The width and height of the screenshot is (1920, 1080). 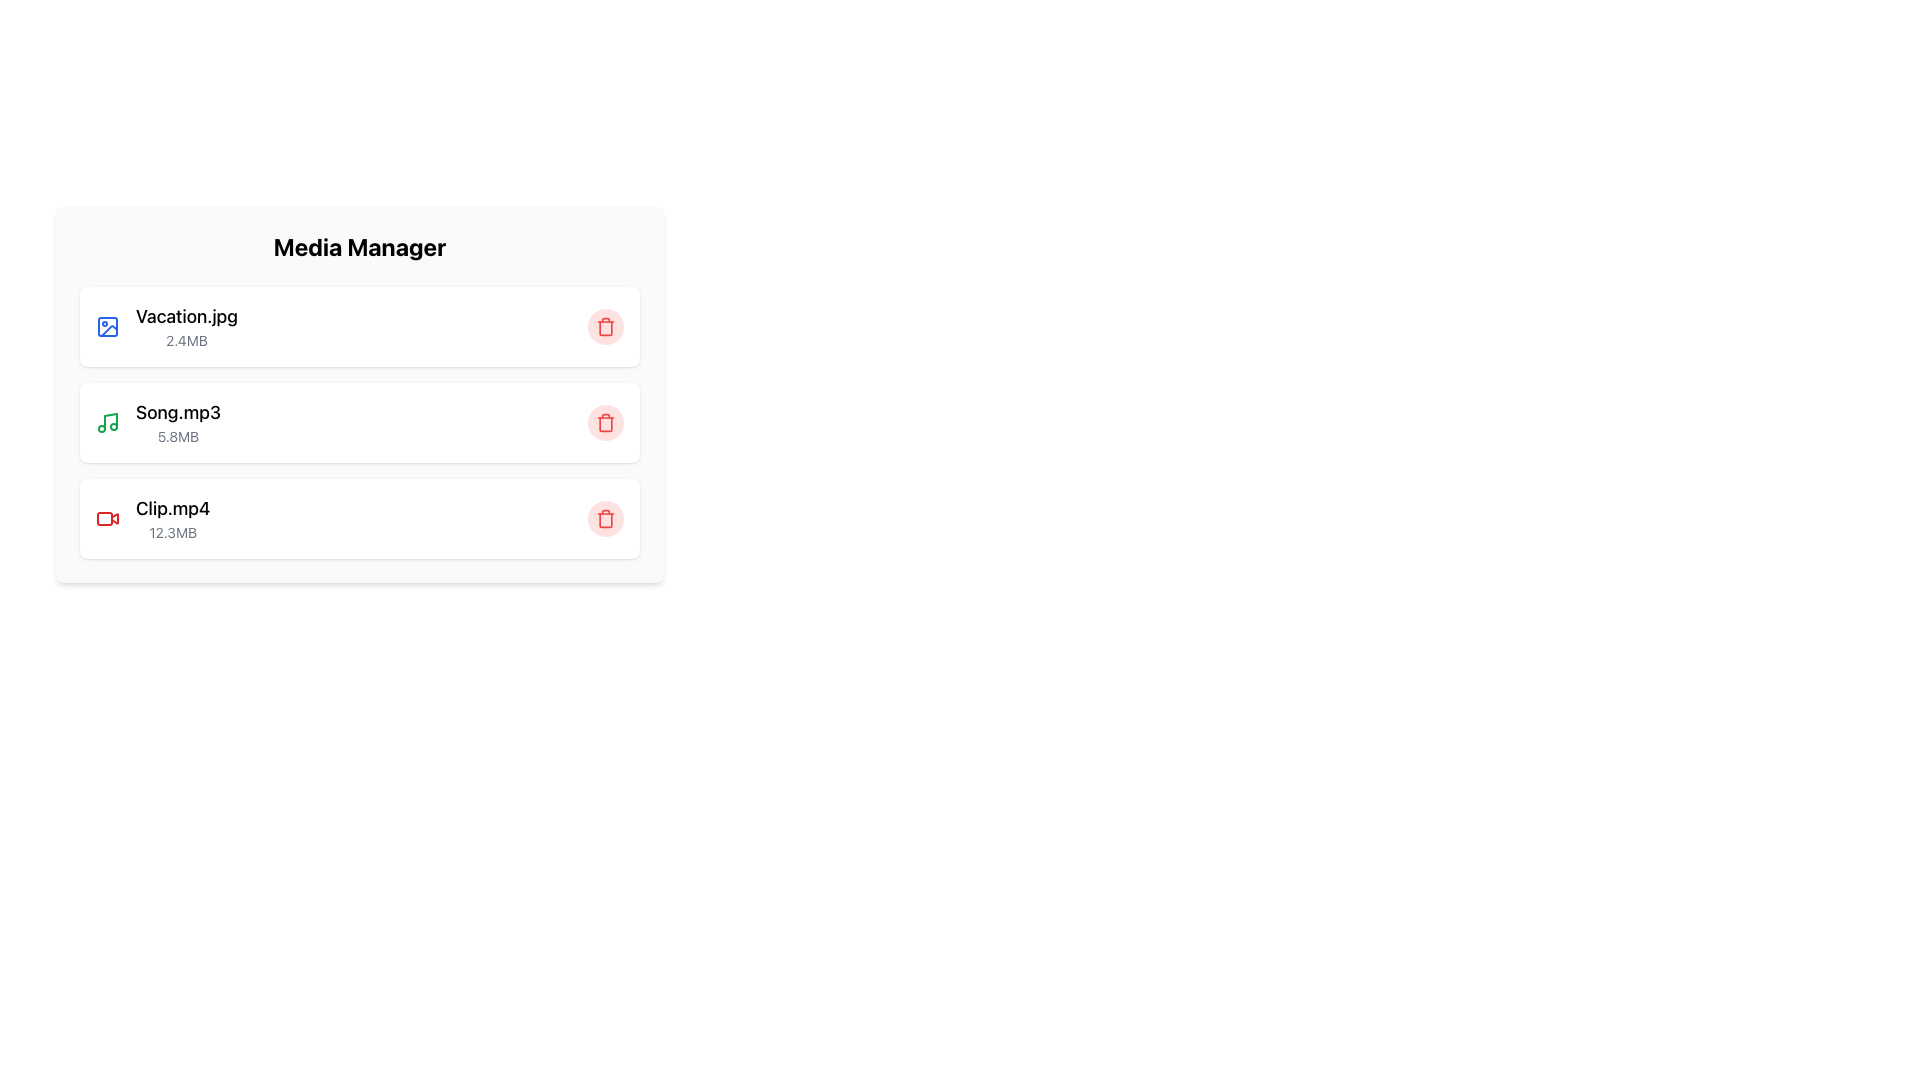 I want to click on the File item descriptor labeled 'Clip.mp4' with the size '12.3MB', so click(x=152, y=518).